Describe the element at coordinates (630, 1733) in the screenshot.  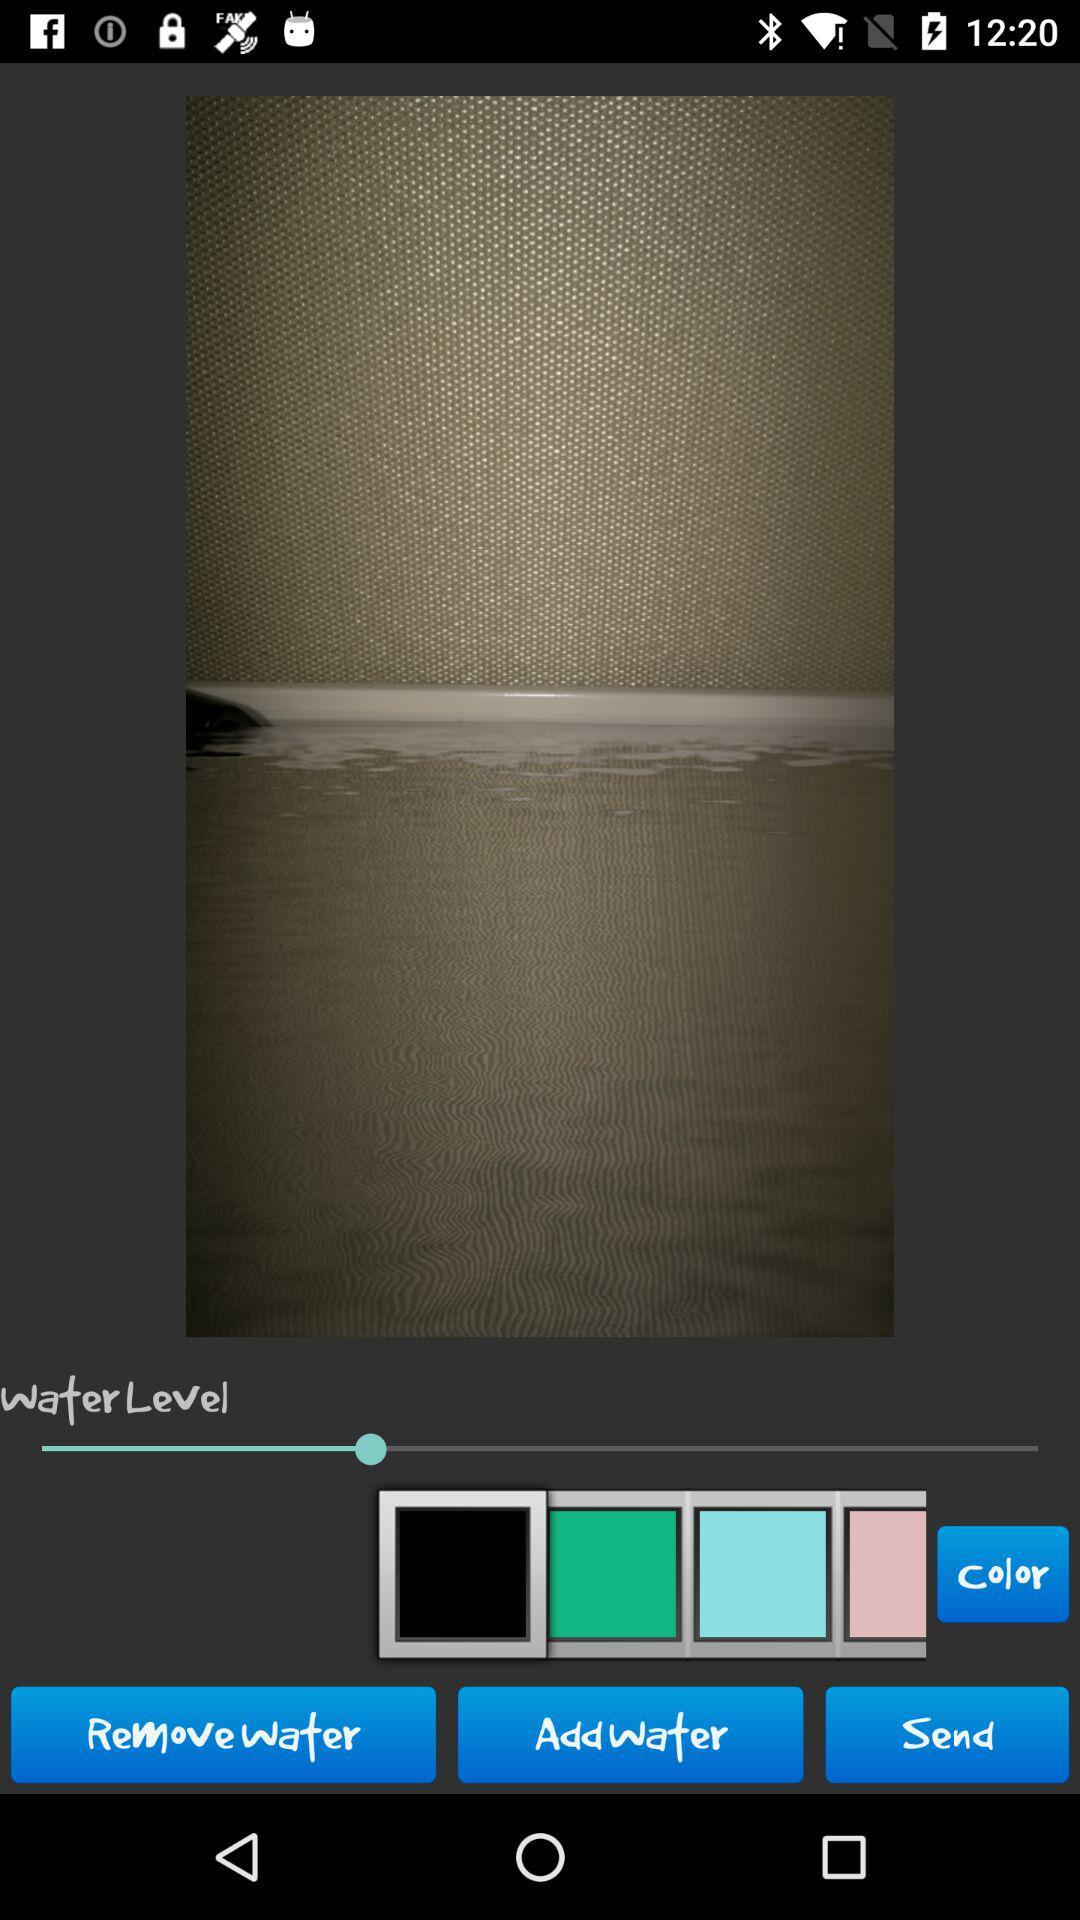
I see `the icon next to the send item` at that location.